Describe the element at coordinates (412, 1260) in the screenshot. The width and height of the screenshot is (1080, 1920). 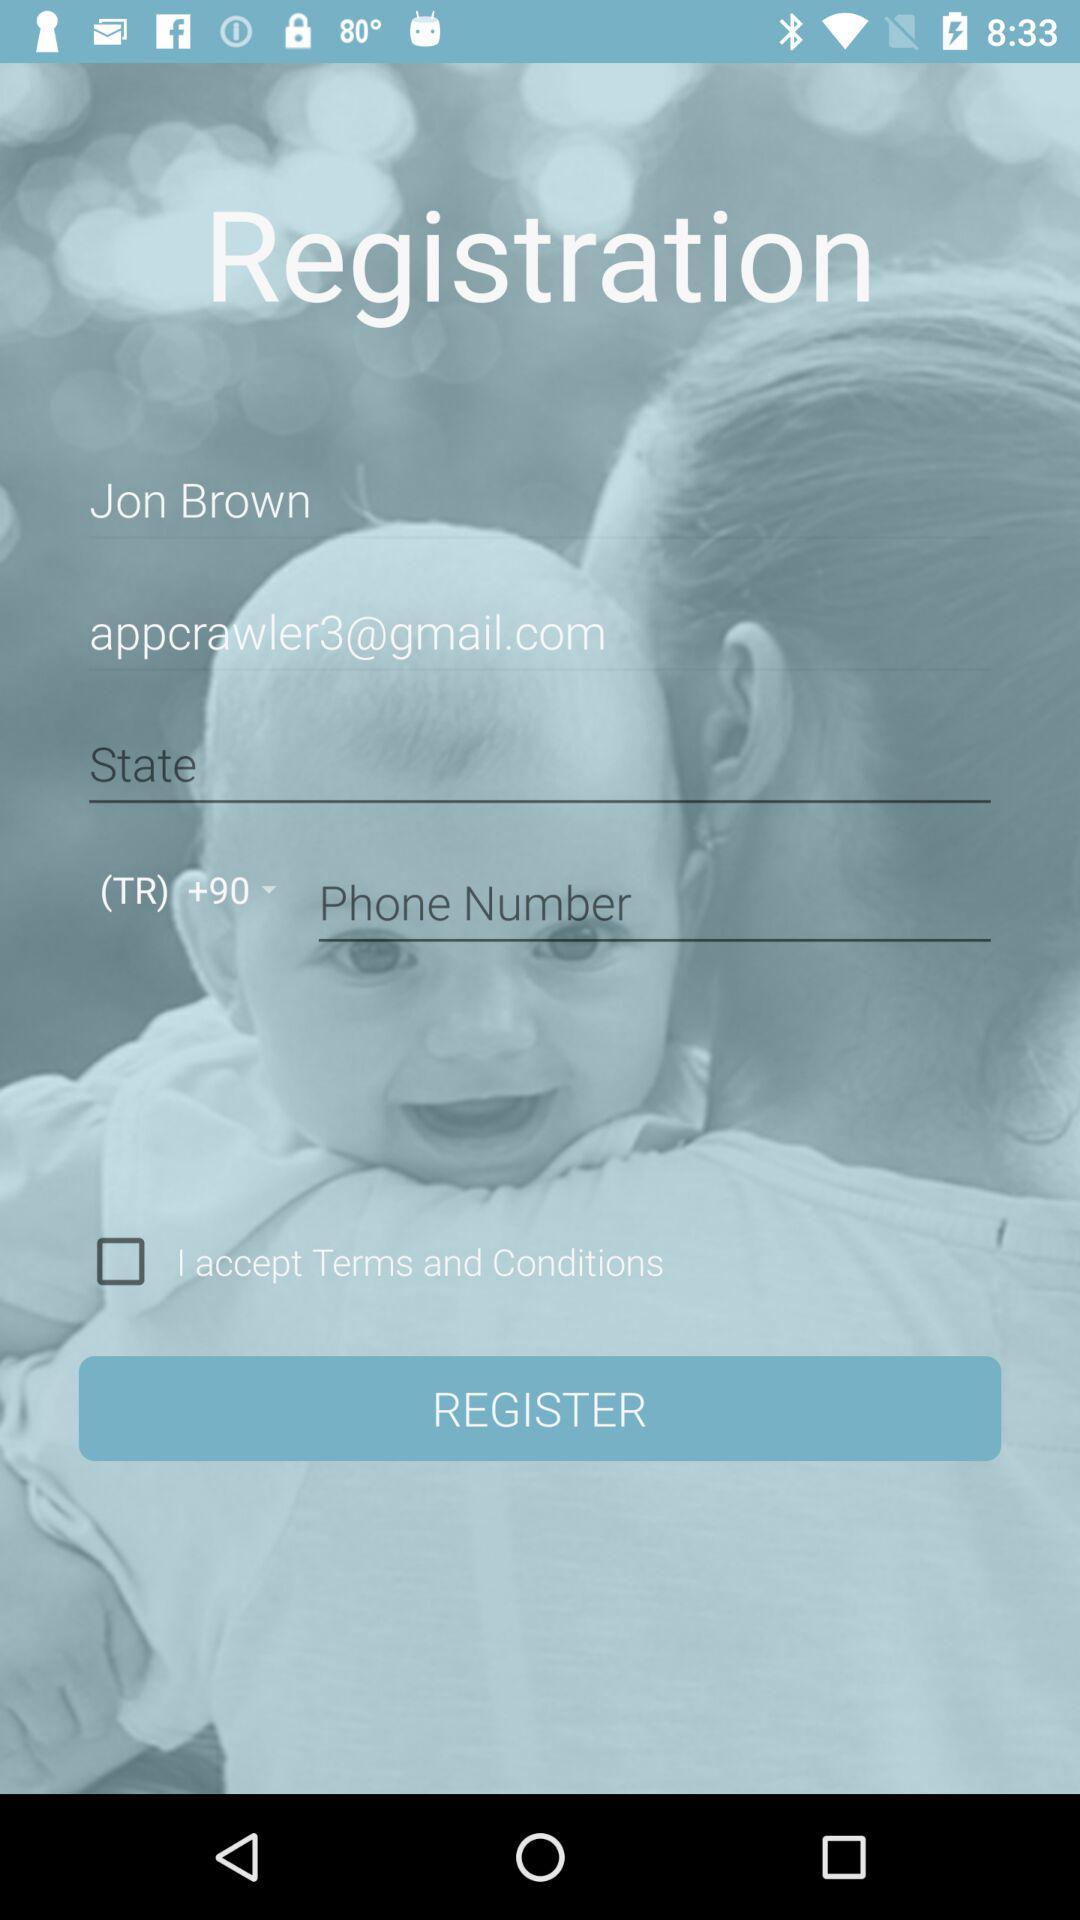
I see `i accept terms icon` at that location.